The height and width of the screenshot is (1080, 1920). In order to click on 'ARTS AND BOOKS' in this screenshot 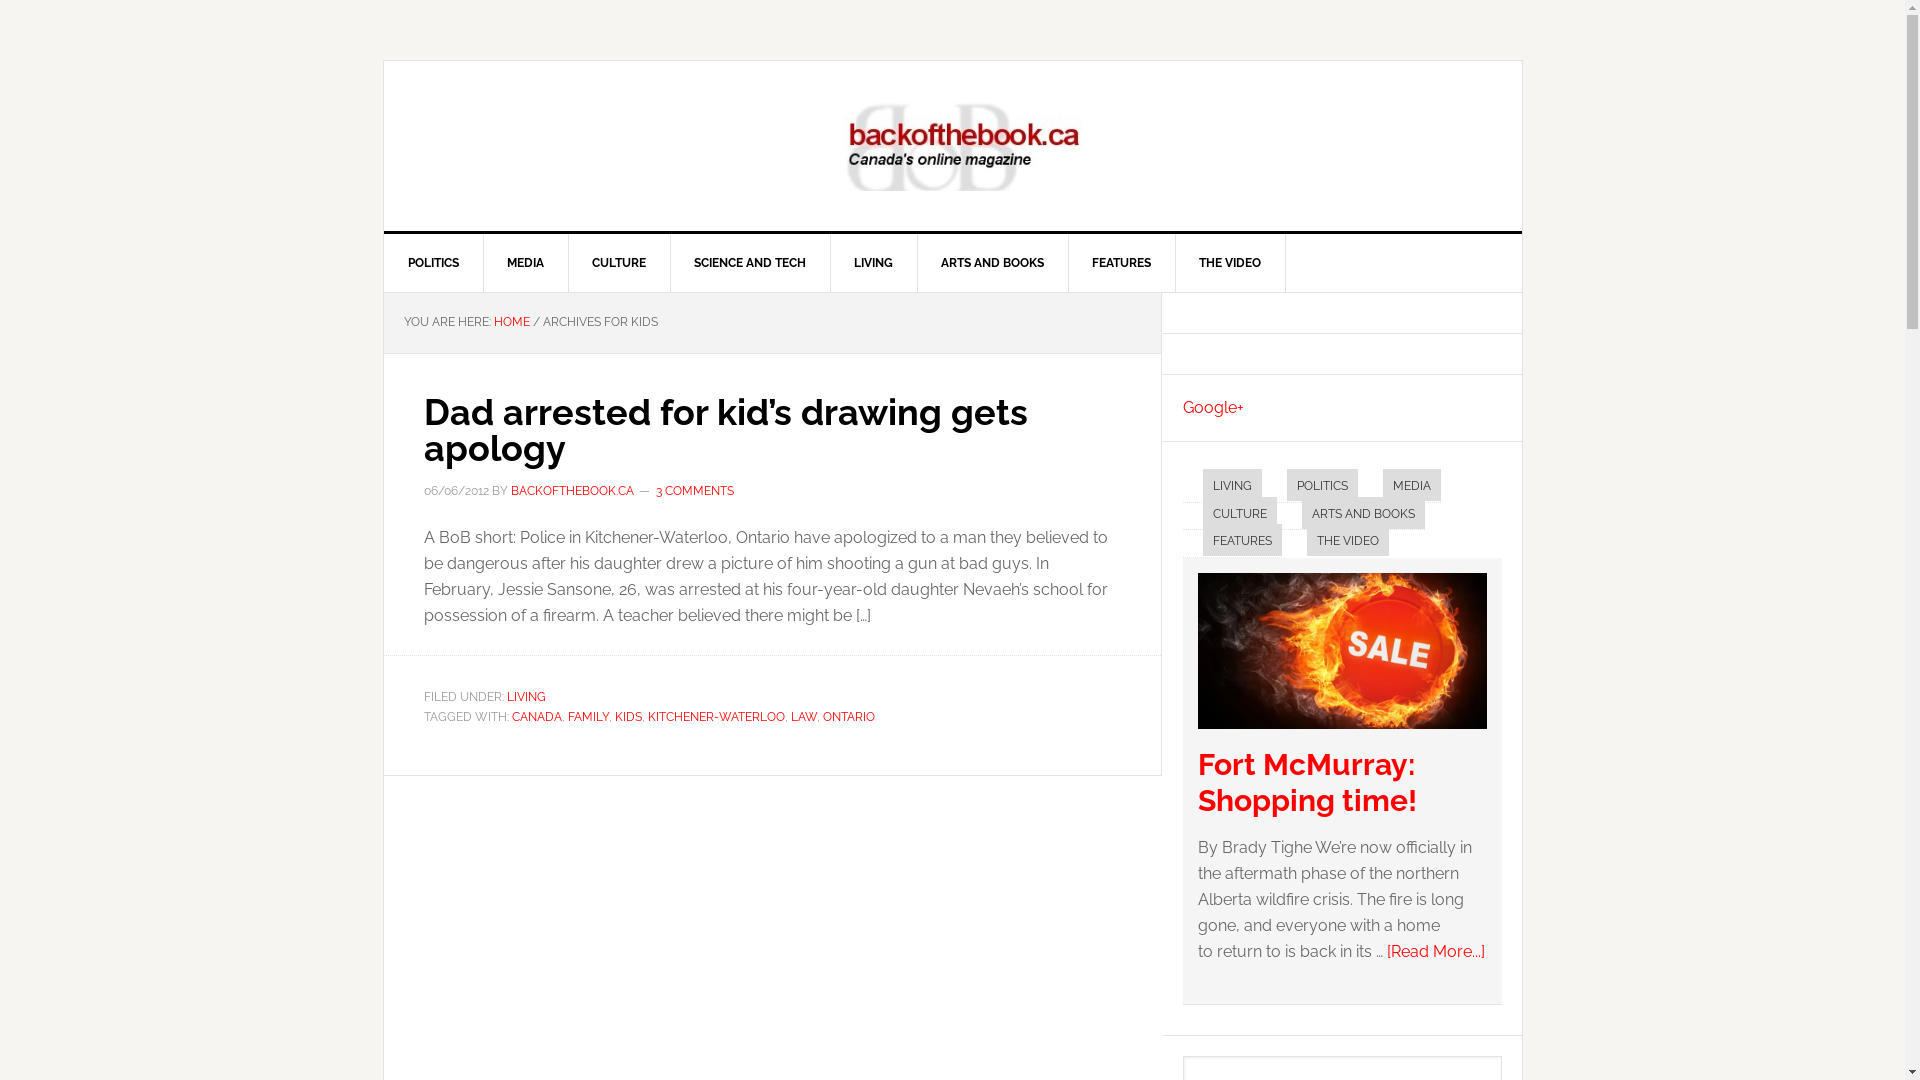, I will do `click(1362, 511)`.